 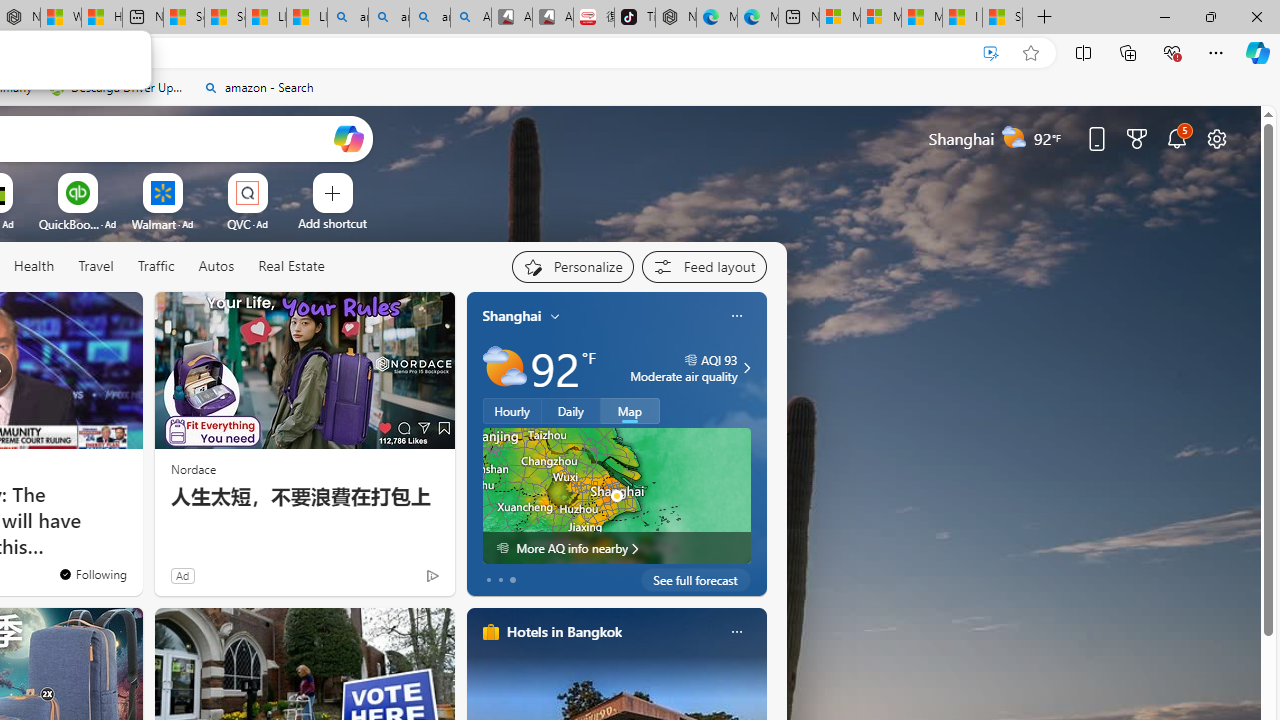 I want to click on 'Health', so click(x=33, y=266).